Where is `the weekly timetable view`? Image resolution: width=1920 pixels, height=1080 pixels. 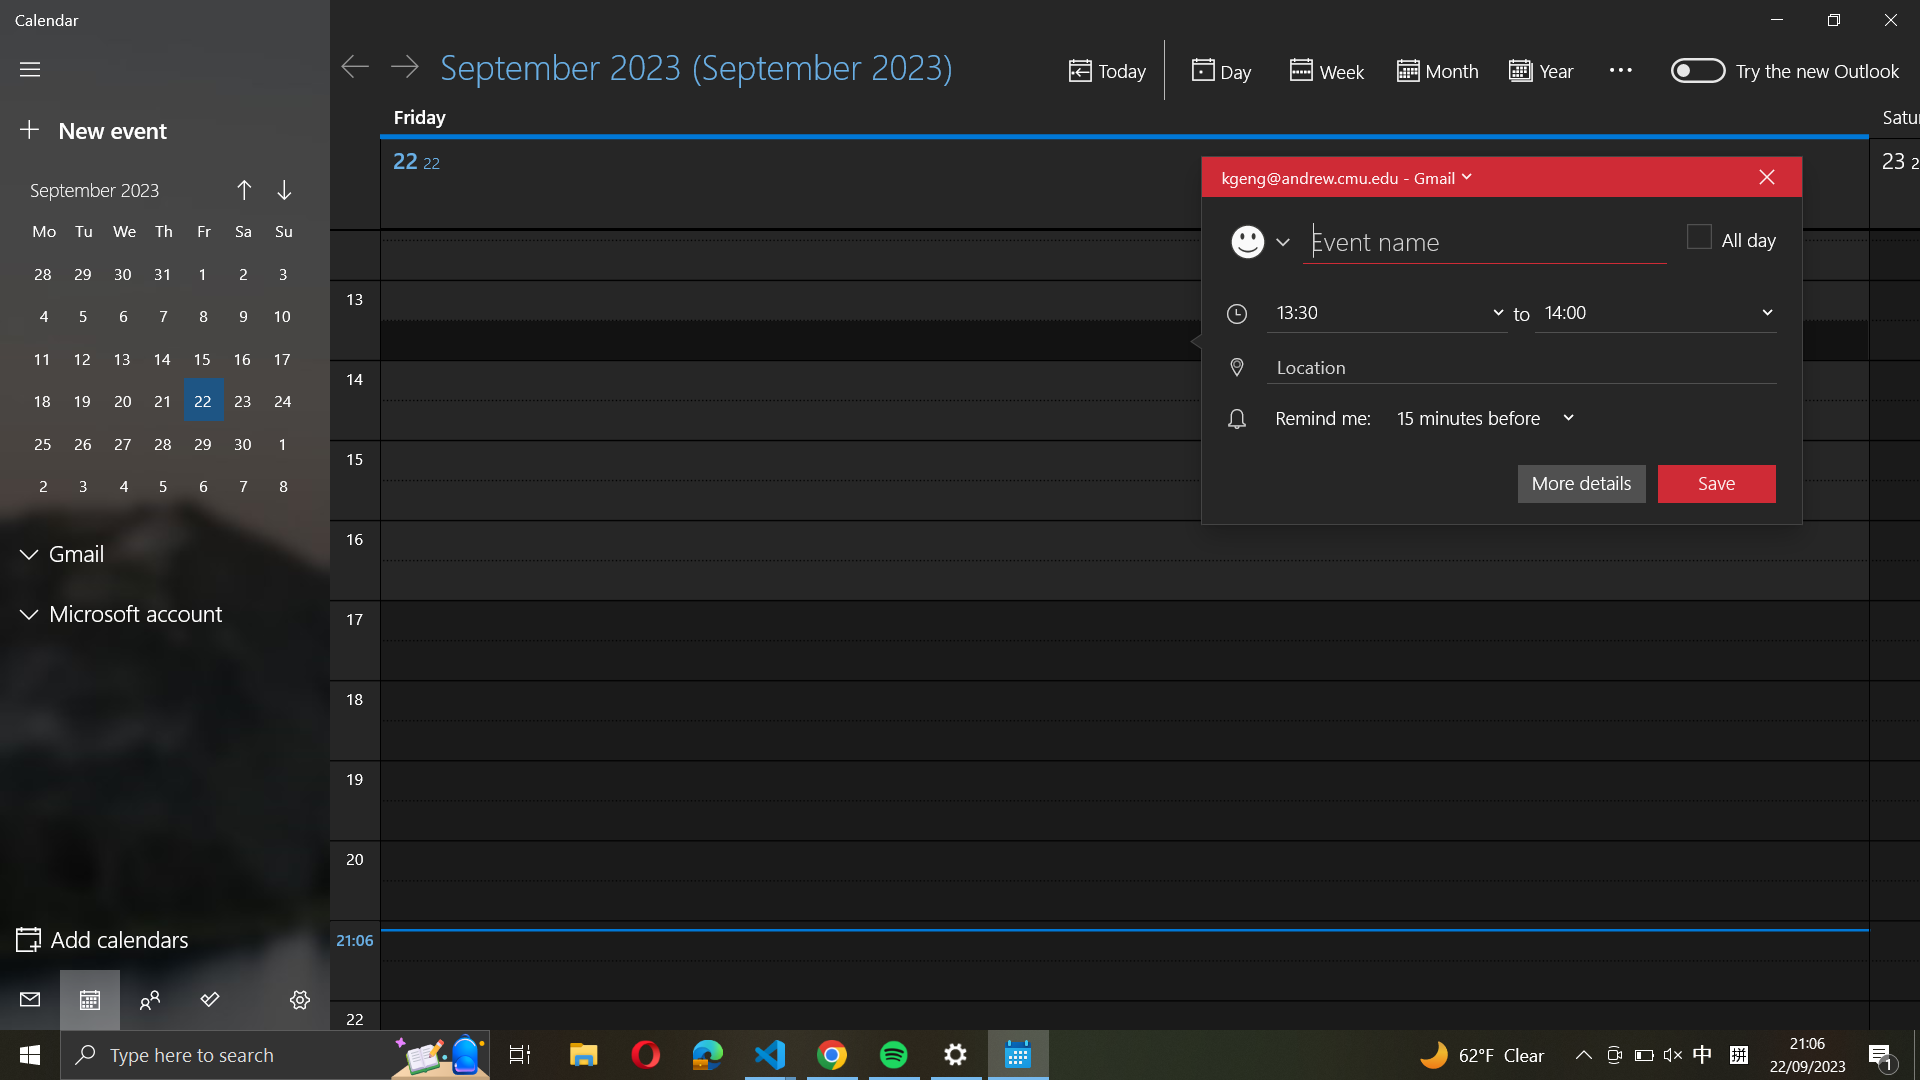
the weekly timetable view is located at coordinates (1324, 70).